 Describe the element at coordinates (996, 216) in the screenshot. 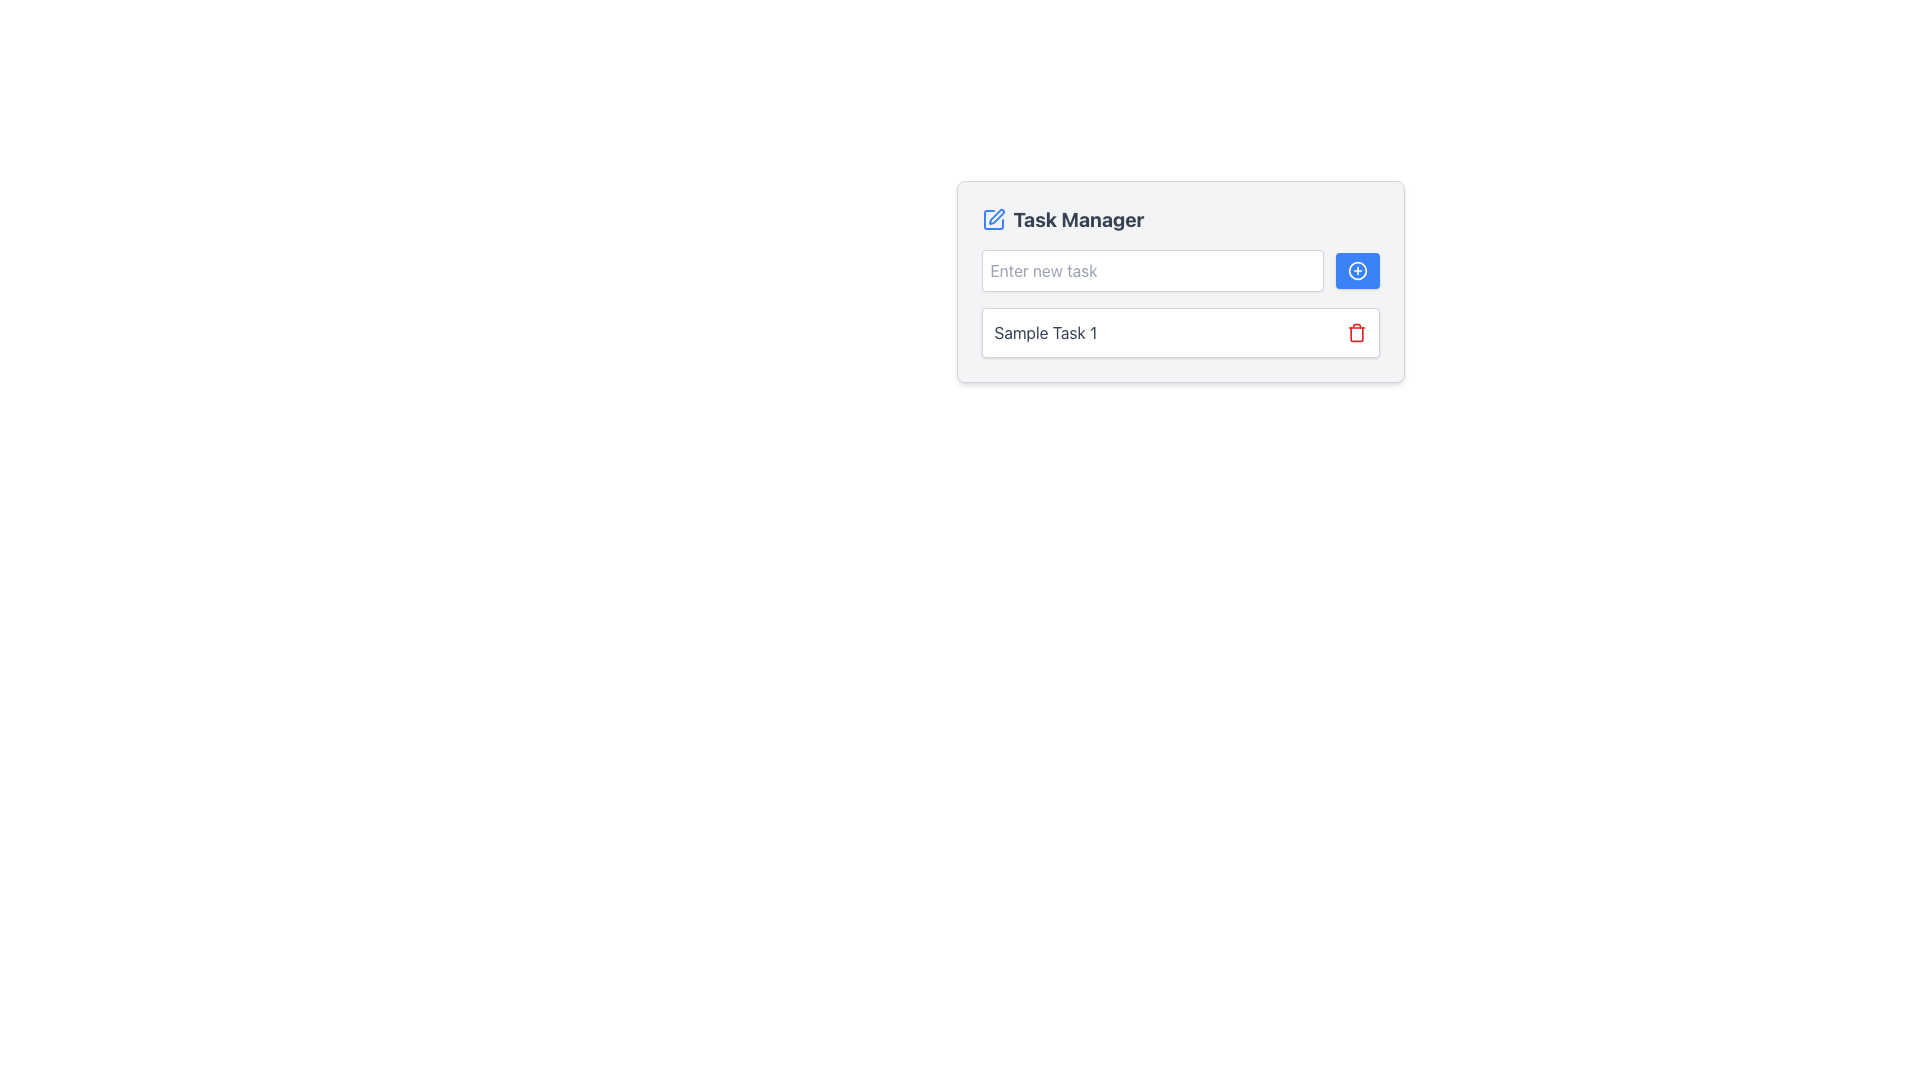

I see `the pen-like icon located within the square at the top-left corner of the 'Task Manager' header, which indicates an 'edit' action` at that location.